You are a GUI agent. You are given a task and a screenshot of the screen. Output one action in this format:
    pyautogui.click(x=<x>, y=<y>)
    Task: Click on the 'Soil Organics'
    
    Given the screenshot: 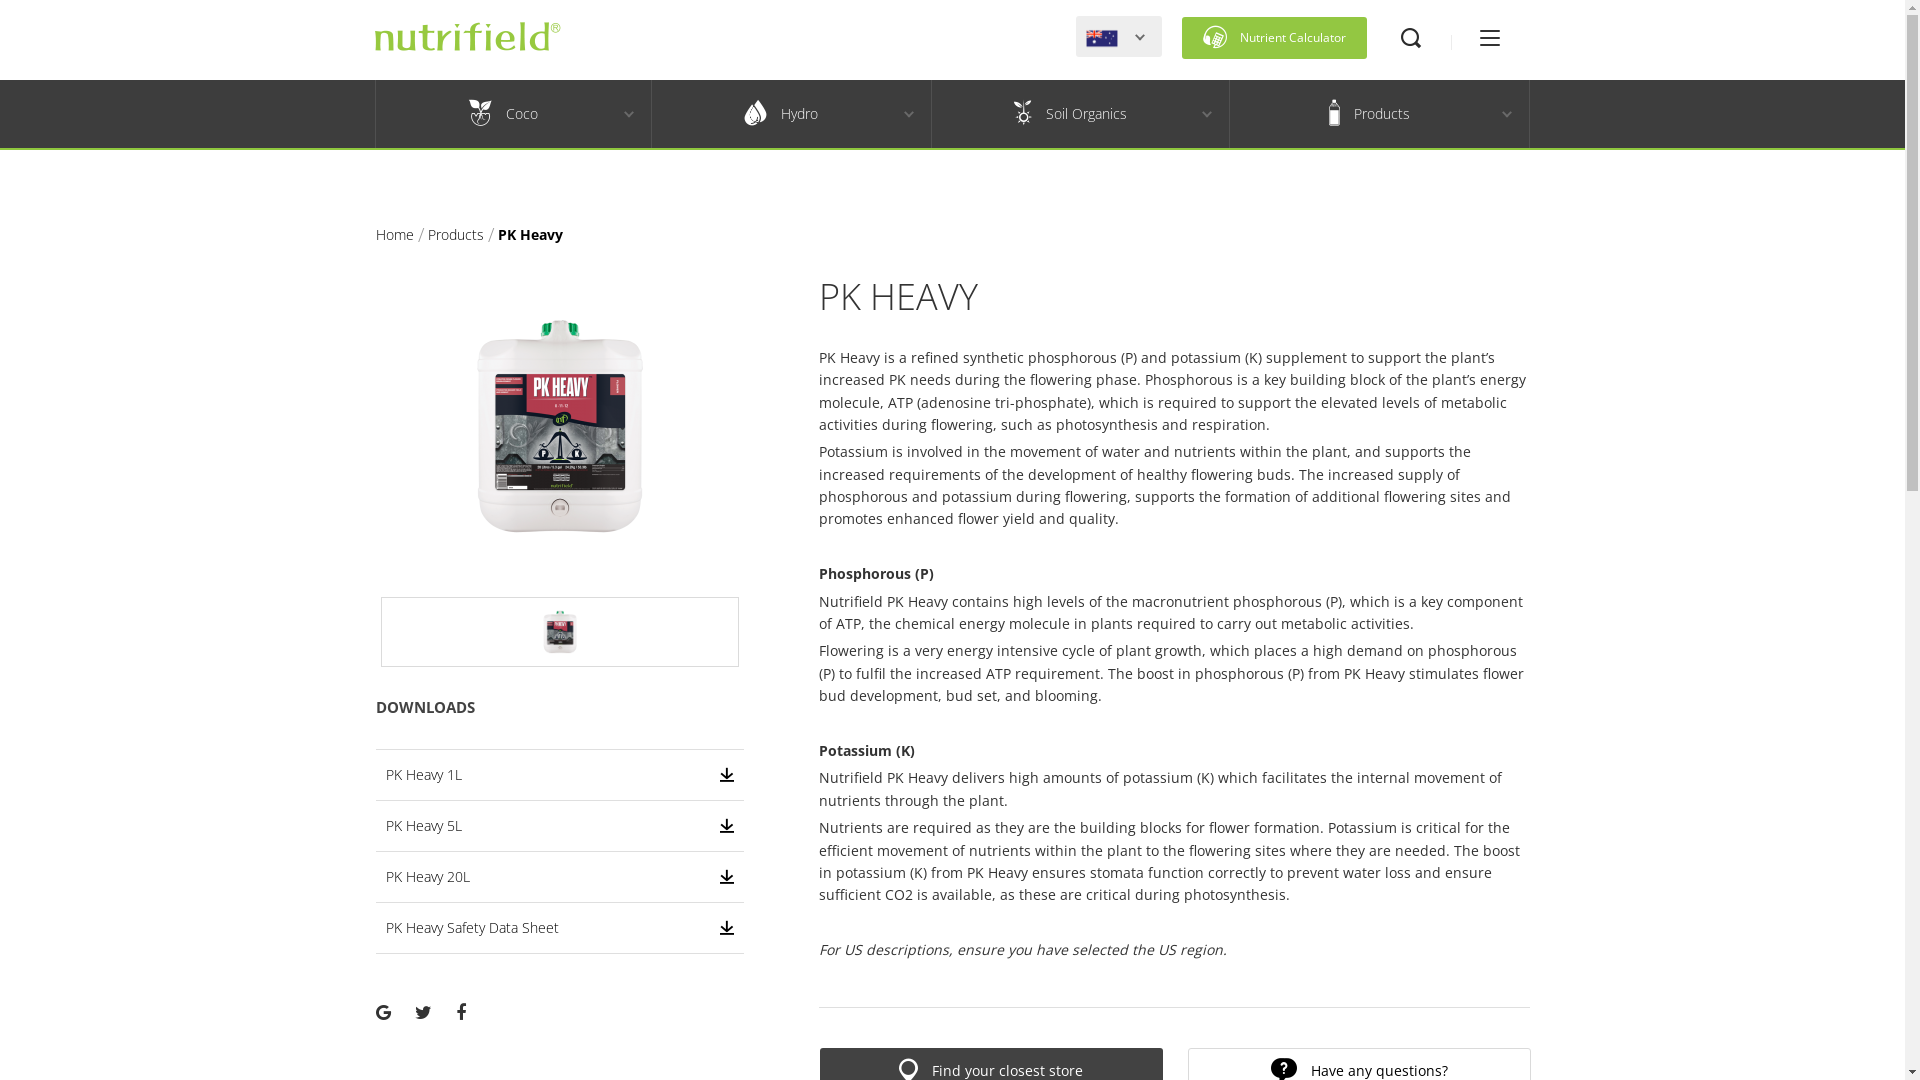 What is the action you would take?
    pyautogui.click(x=930, y=114)
    